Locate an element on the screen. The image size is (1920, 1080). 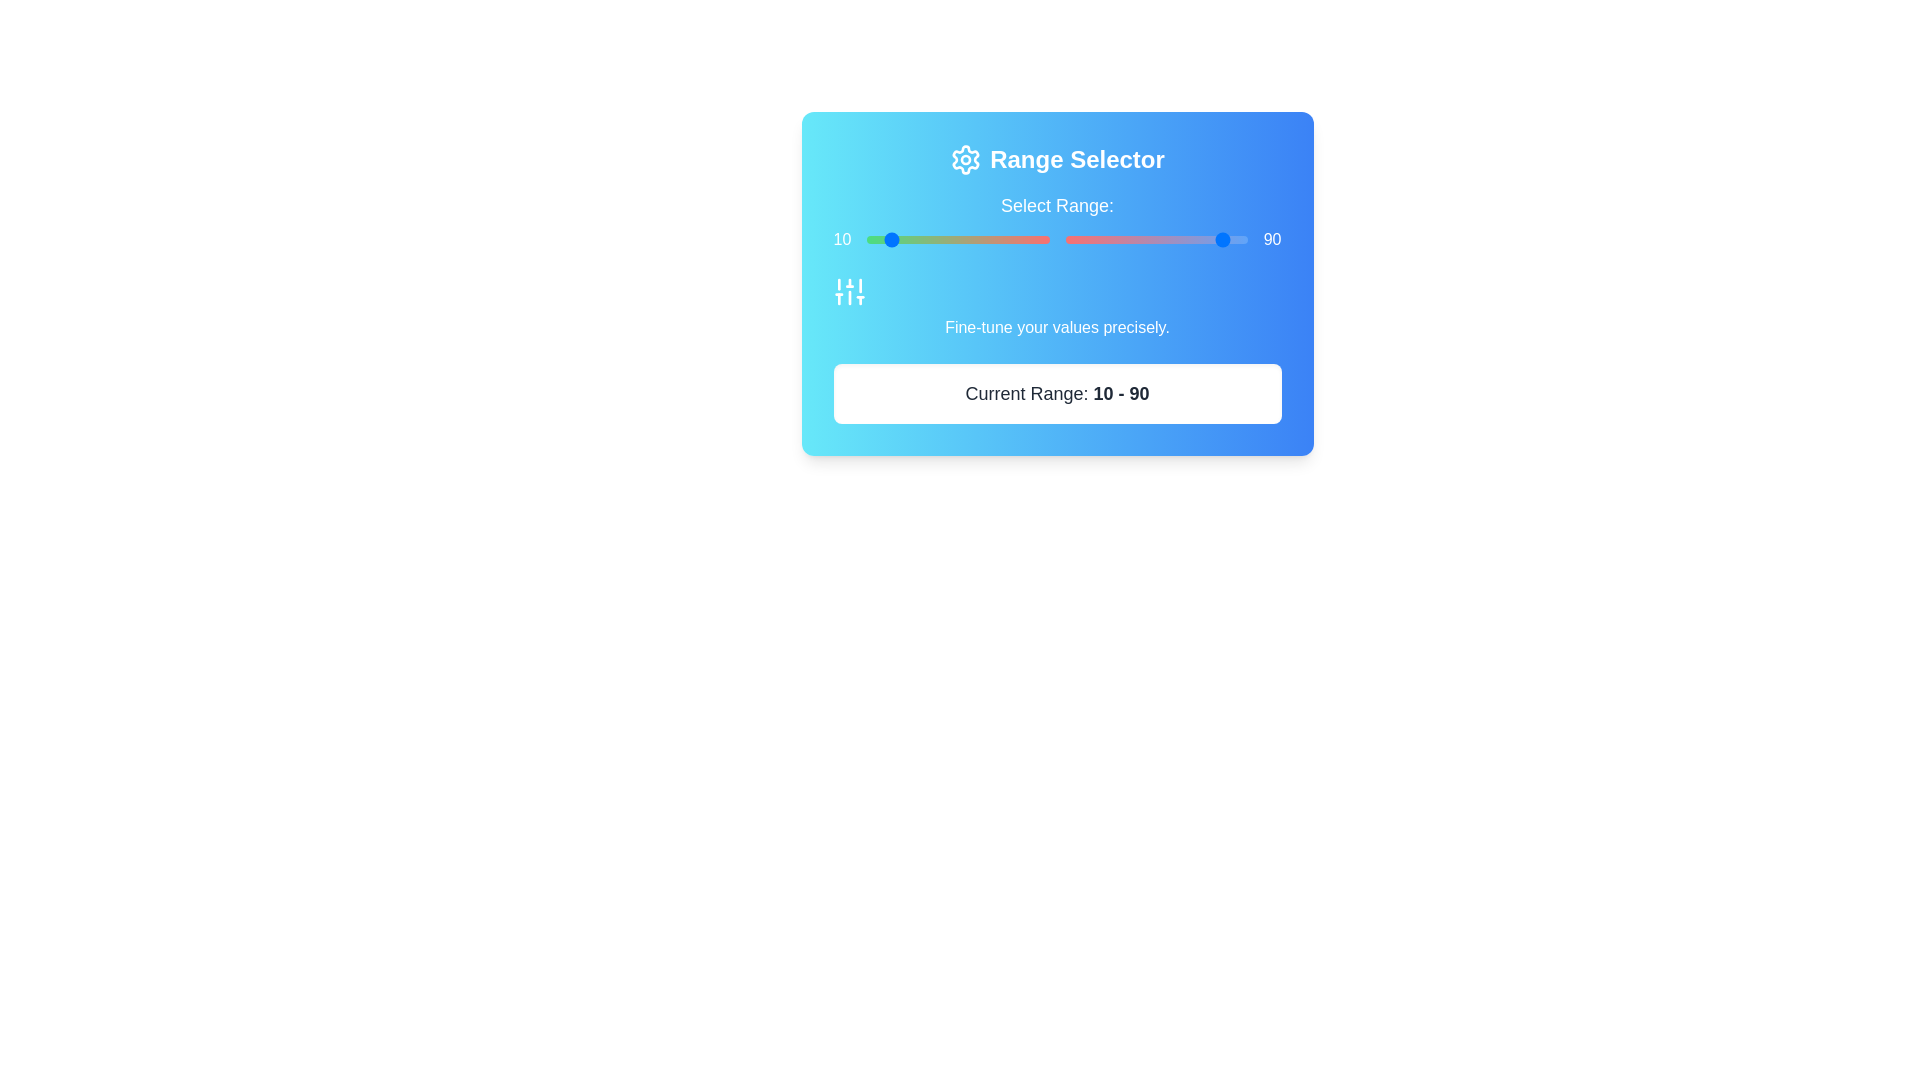
the right range slider to set its value to 41 is located at coordinates (1140, 238).